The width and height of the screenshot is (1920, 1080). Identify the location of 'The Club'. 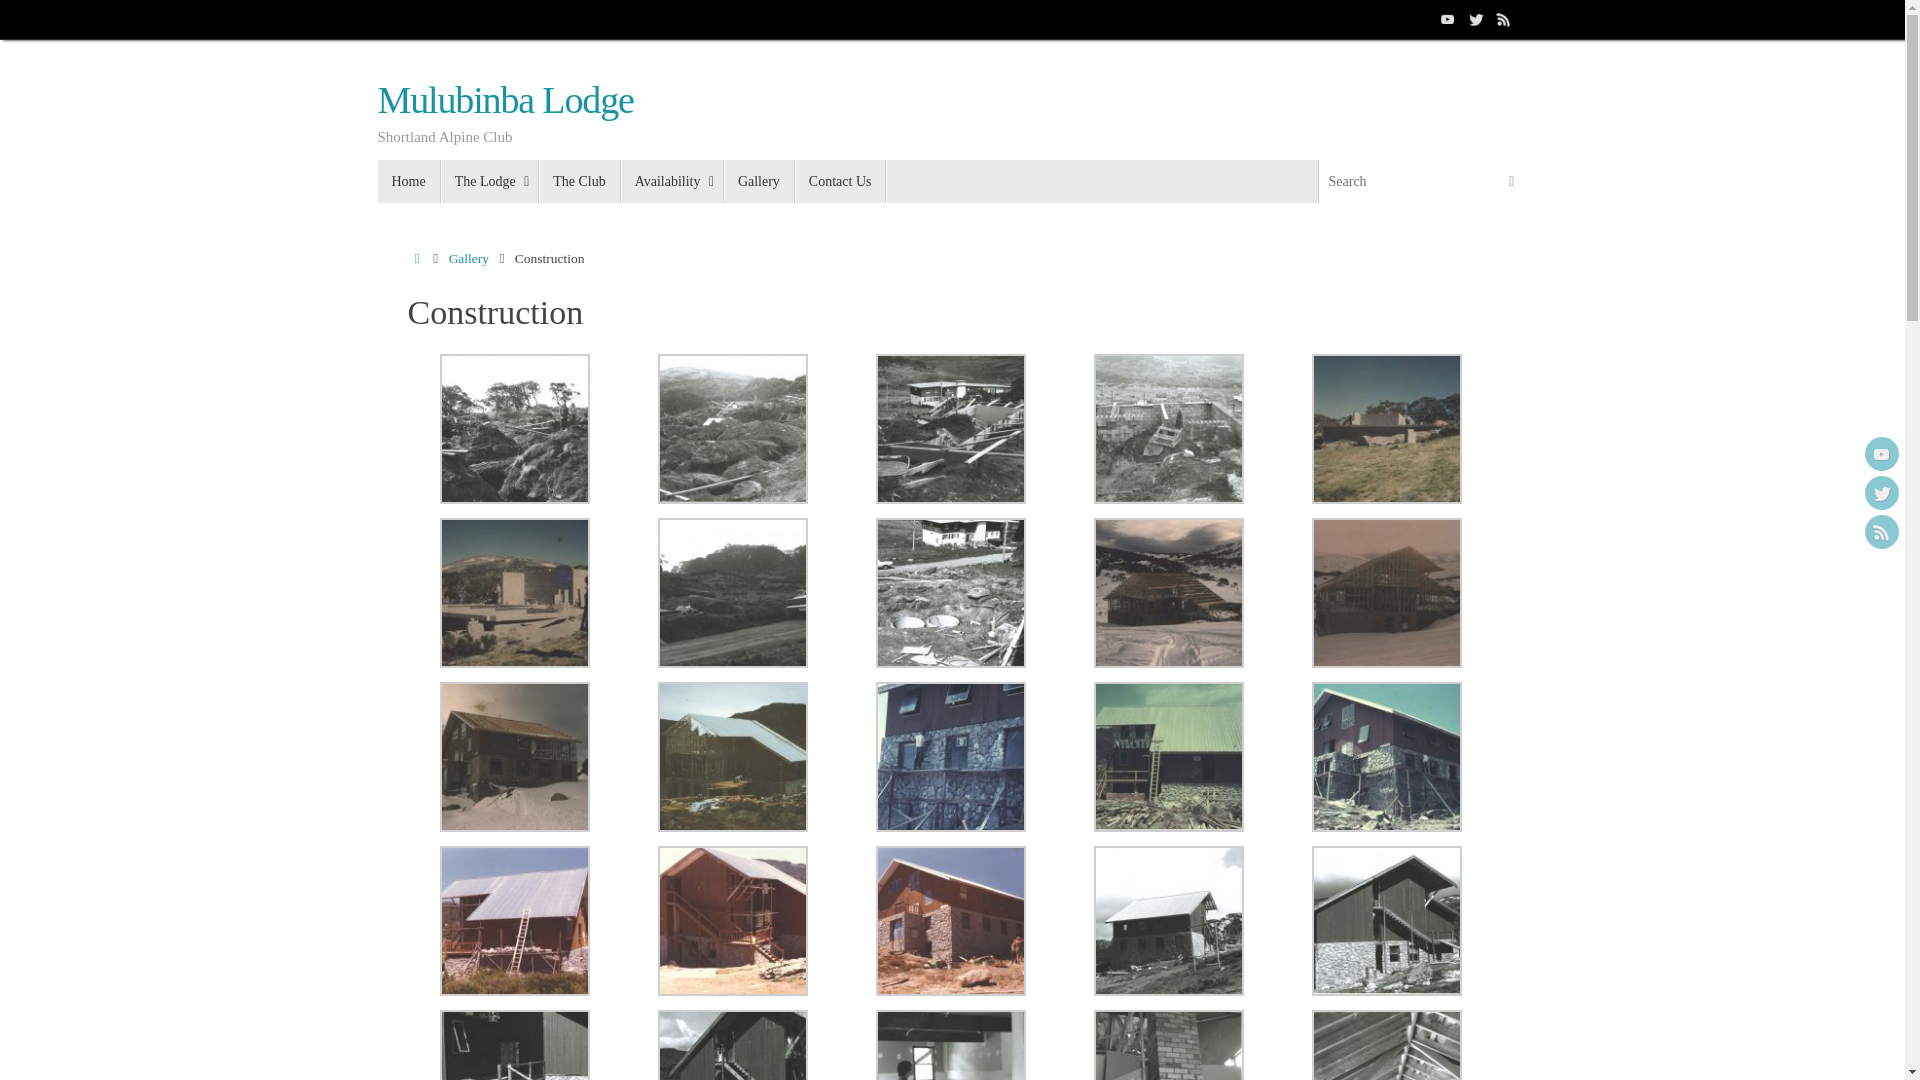
(579, 181).